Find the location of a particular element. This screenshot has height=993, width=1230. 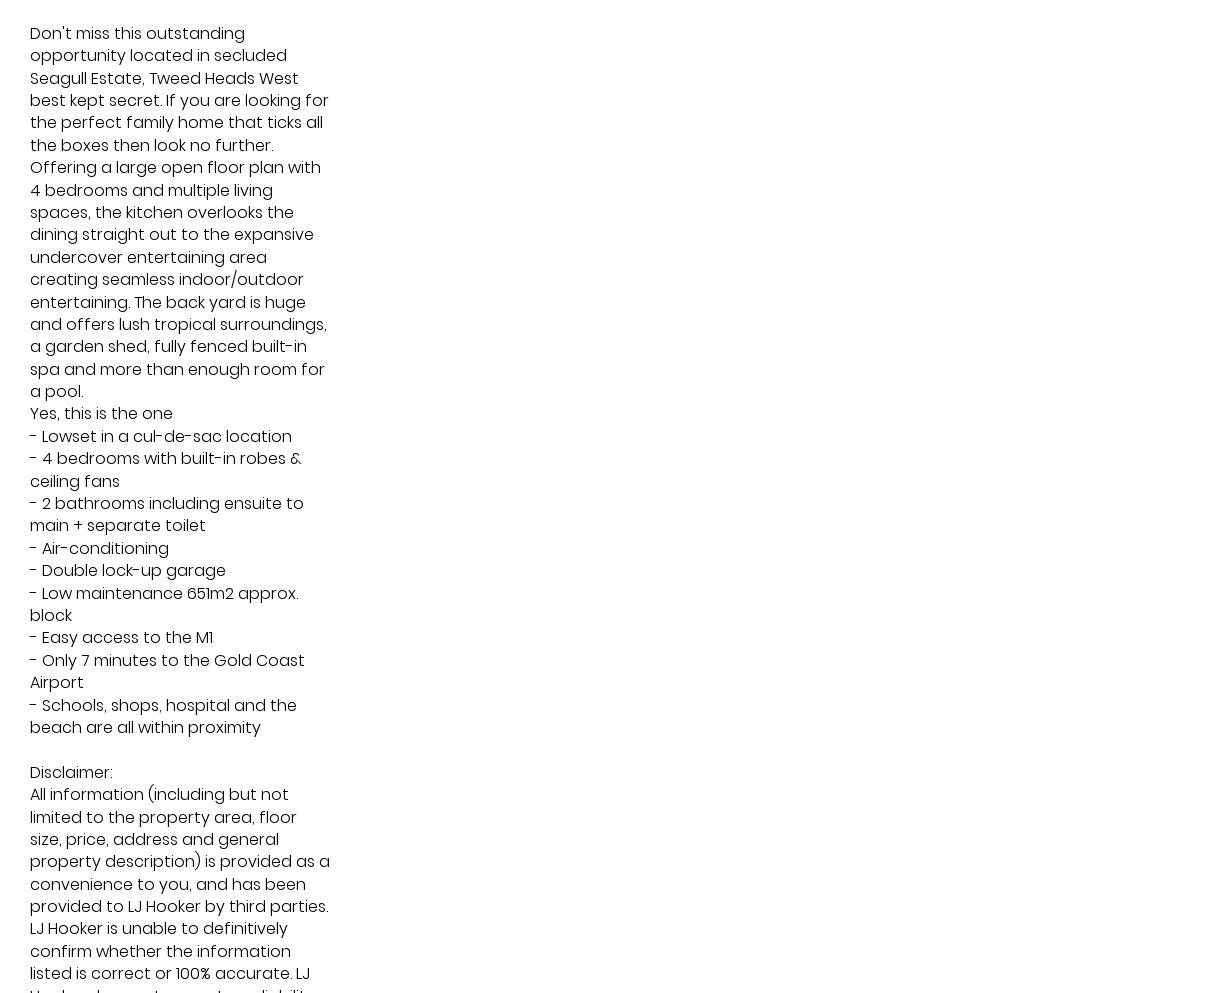

'3' is located at coordinates (449, 520).